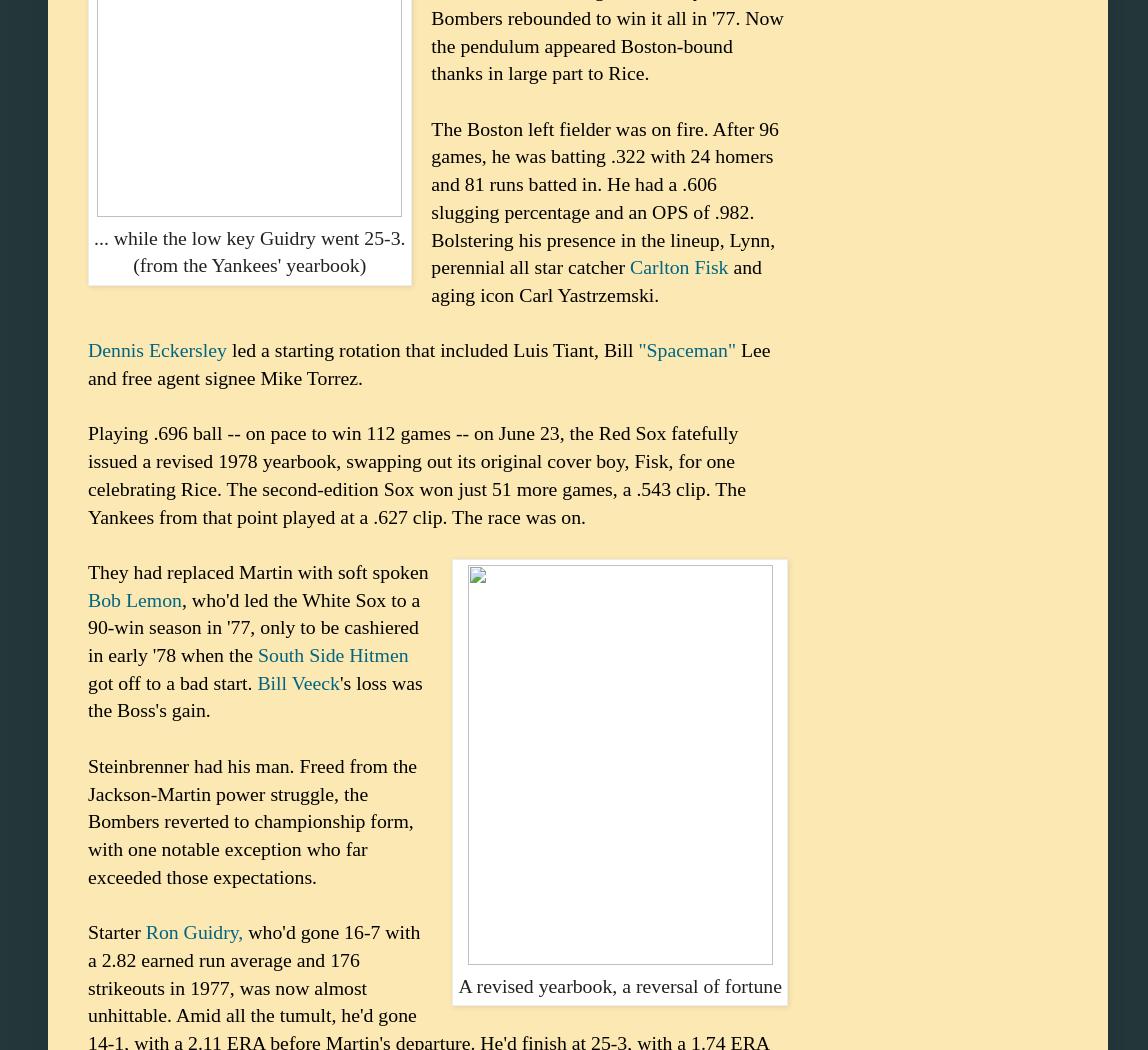 The image size is (1148, 1050). I want to click on '"Spaceman"', so click(686, 348).